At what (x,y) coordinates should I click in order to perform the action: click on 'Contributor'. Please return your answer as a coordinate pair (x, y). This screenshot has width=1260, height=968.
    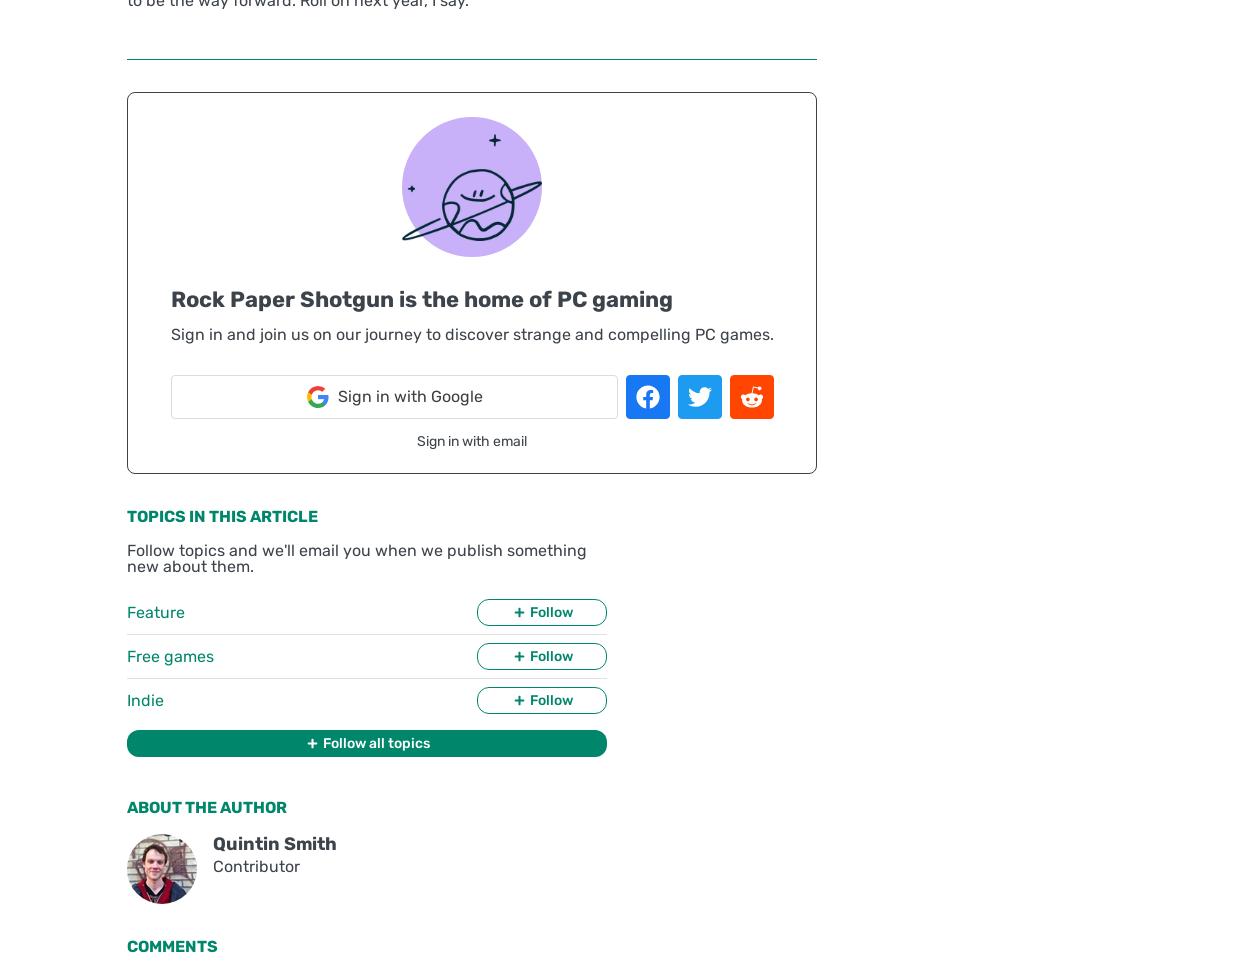
    Looking at the image, I should click on (212, 865).